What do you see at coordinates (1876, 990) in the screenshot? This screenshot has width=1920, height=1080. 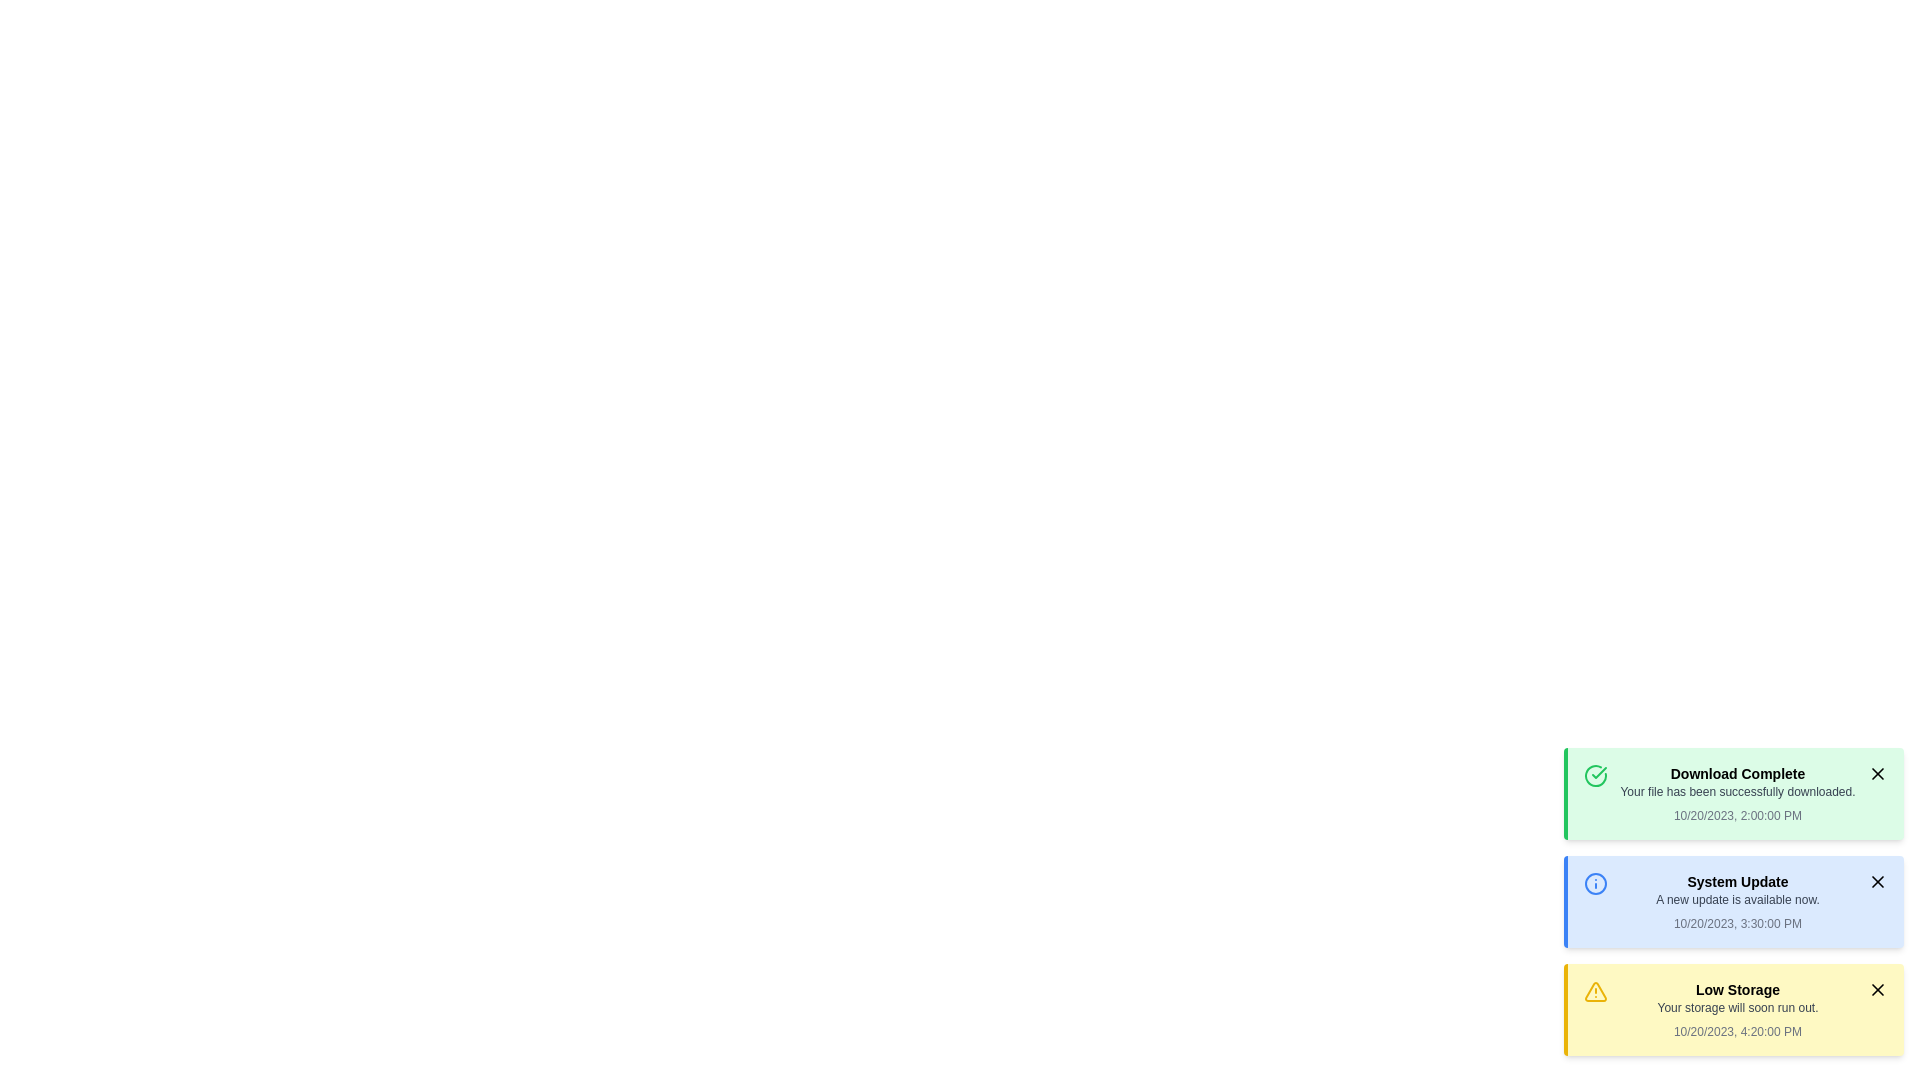 I see `the close button icon located at the top-right corner of the 'Low Storage' notification to potentially reveal a tooltip or feedback` at bounding box center [1876, 990].